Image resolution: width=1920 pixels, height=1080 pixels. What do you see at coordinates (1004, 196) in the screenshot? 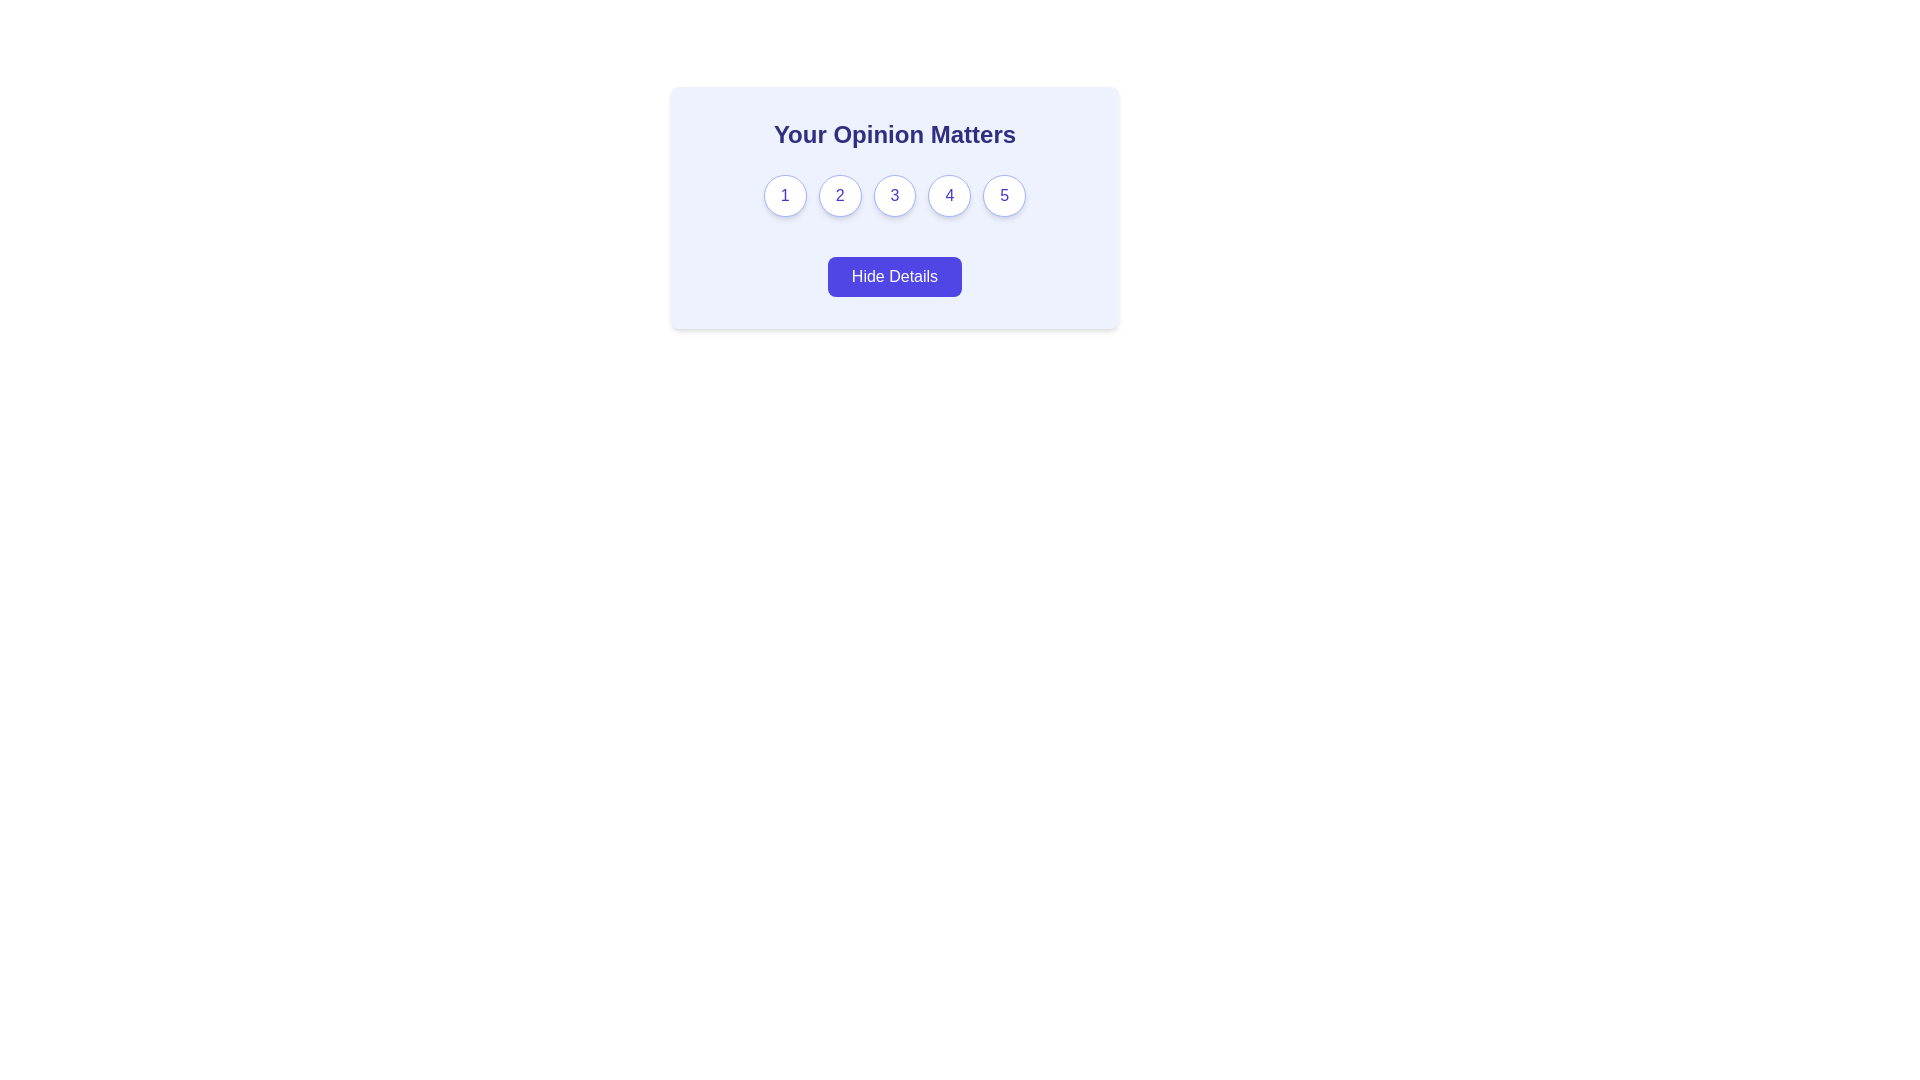
I see `keyboard navigation` at bounding box center [1004, 196].